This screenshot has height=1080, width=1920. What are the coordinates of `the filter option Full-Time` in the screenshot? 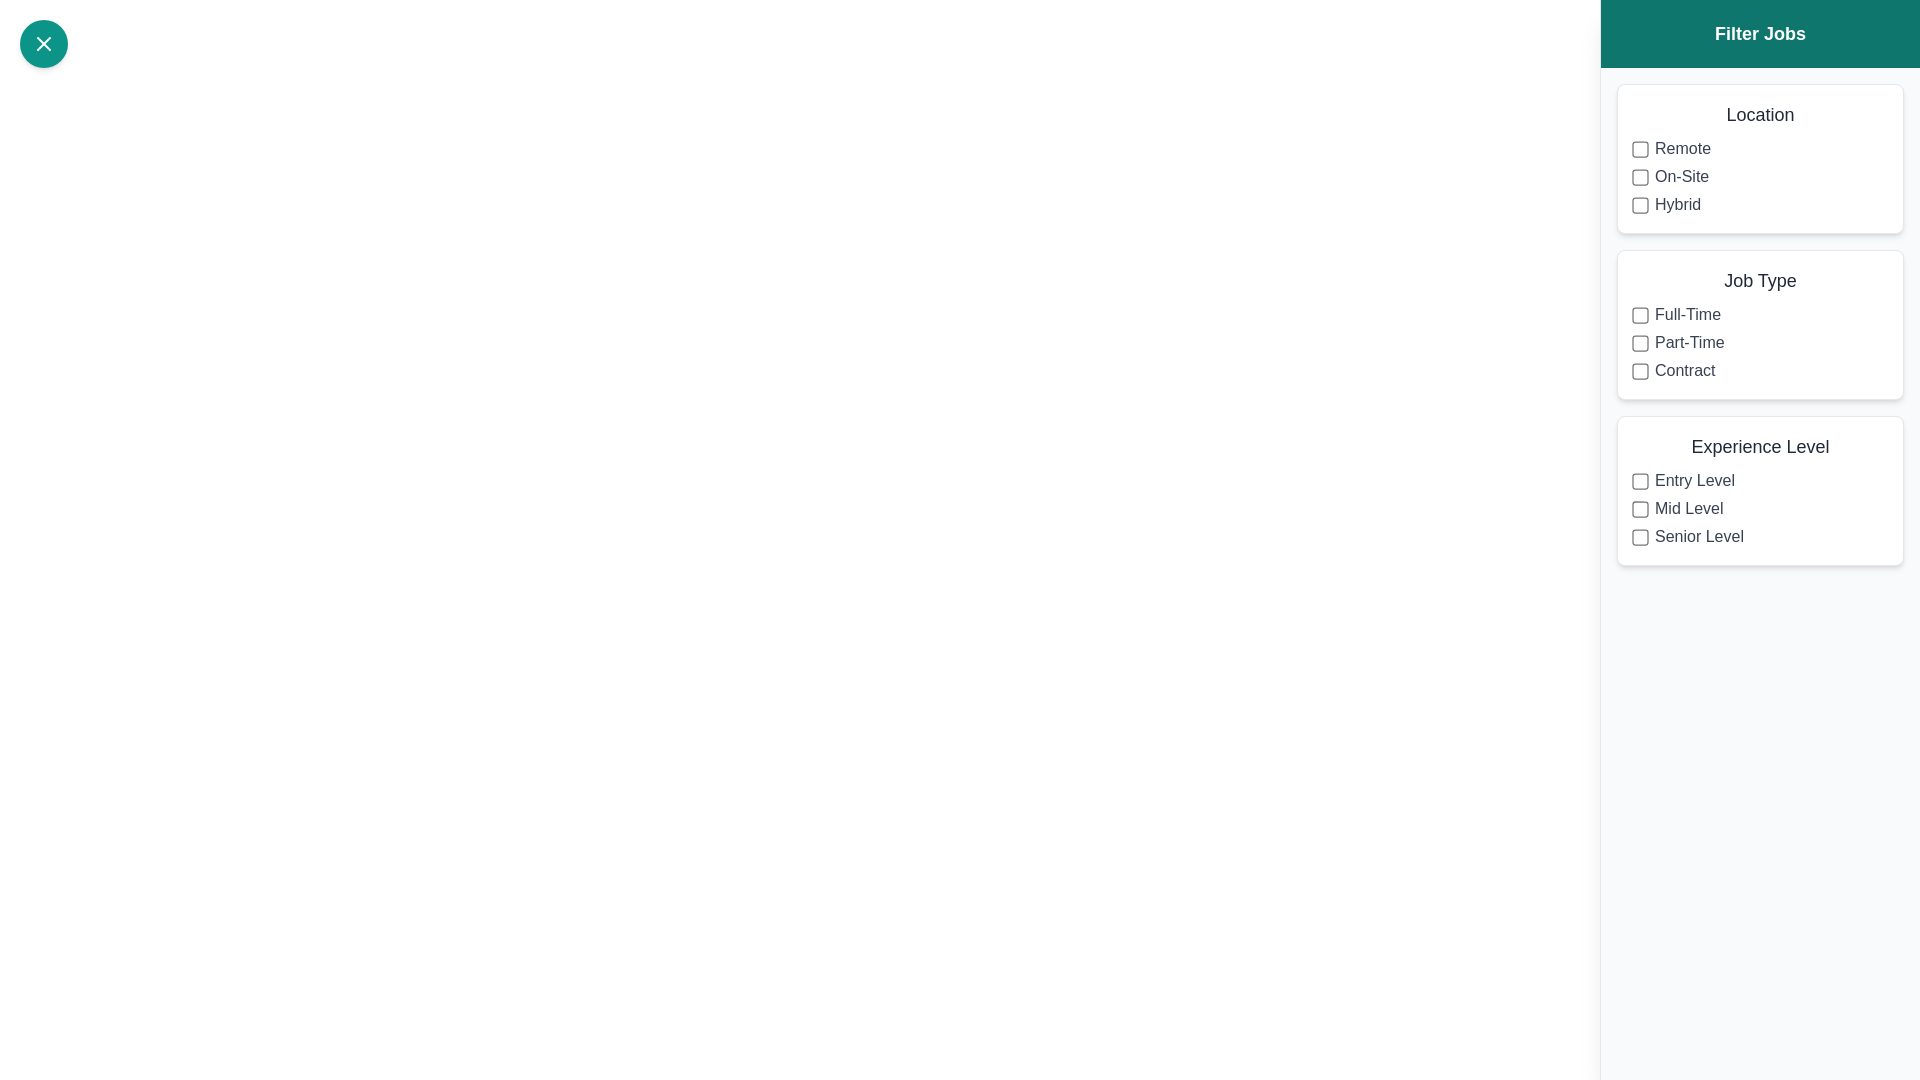 It's located at (1640, 315).